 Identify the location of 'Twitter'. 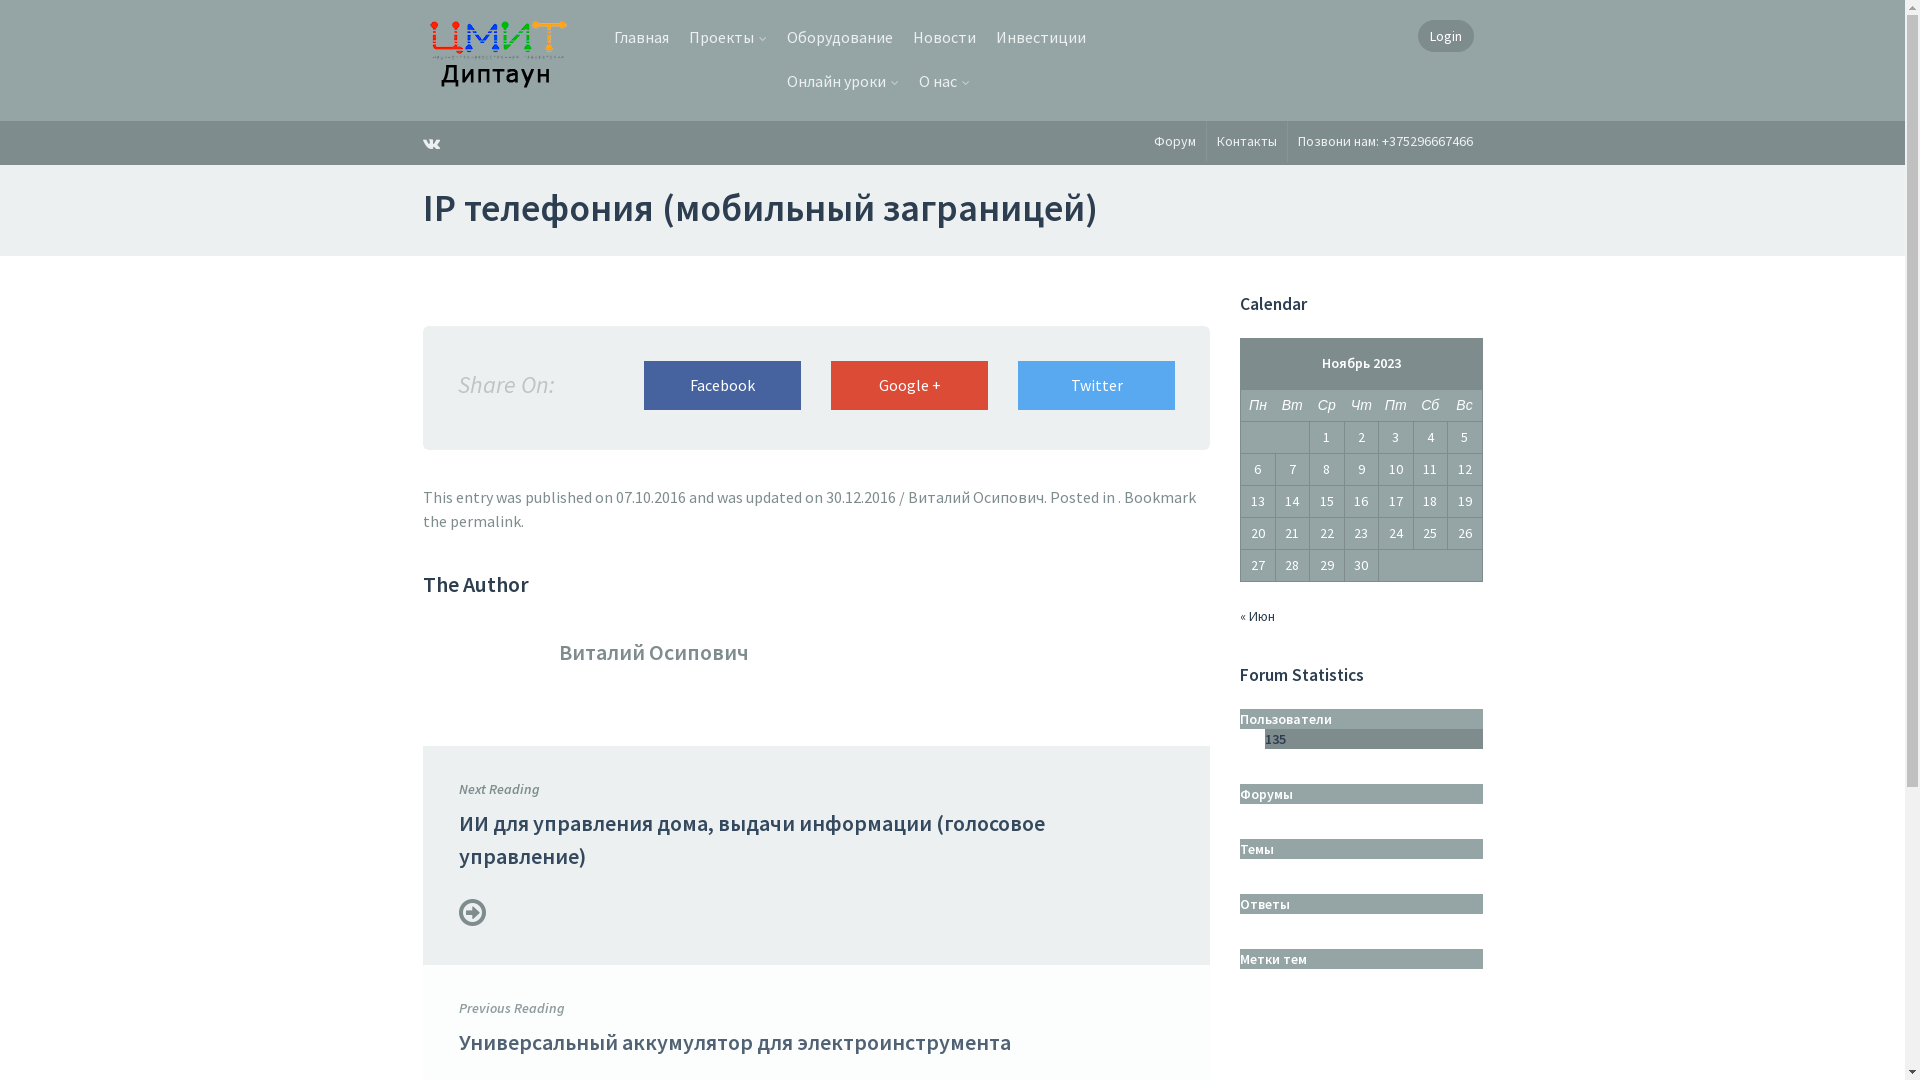
(1095, 385).